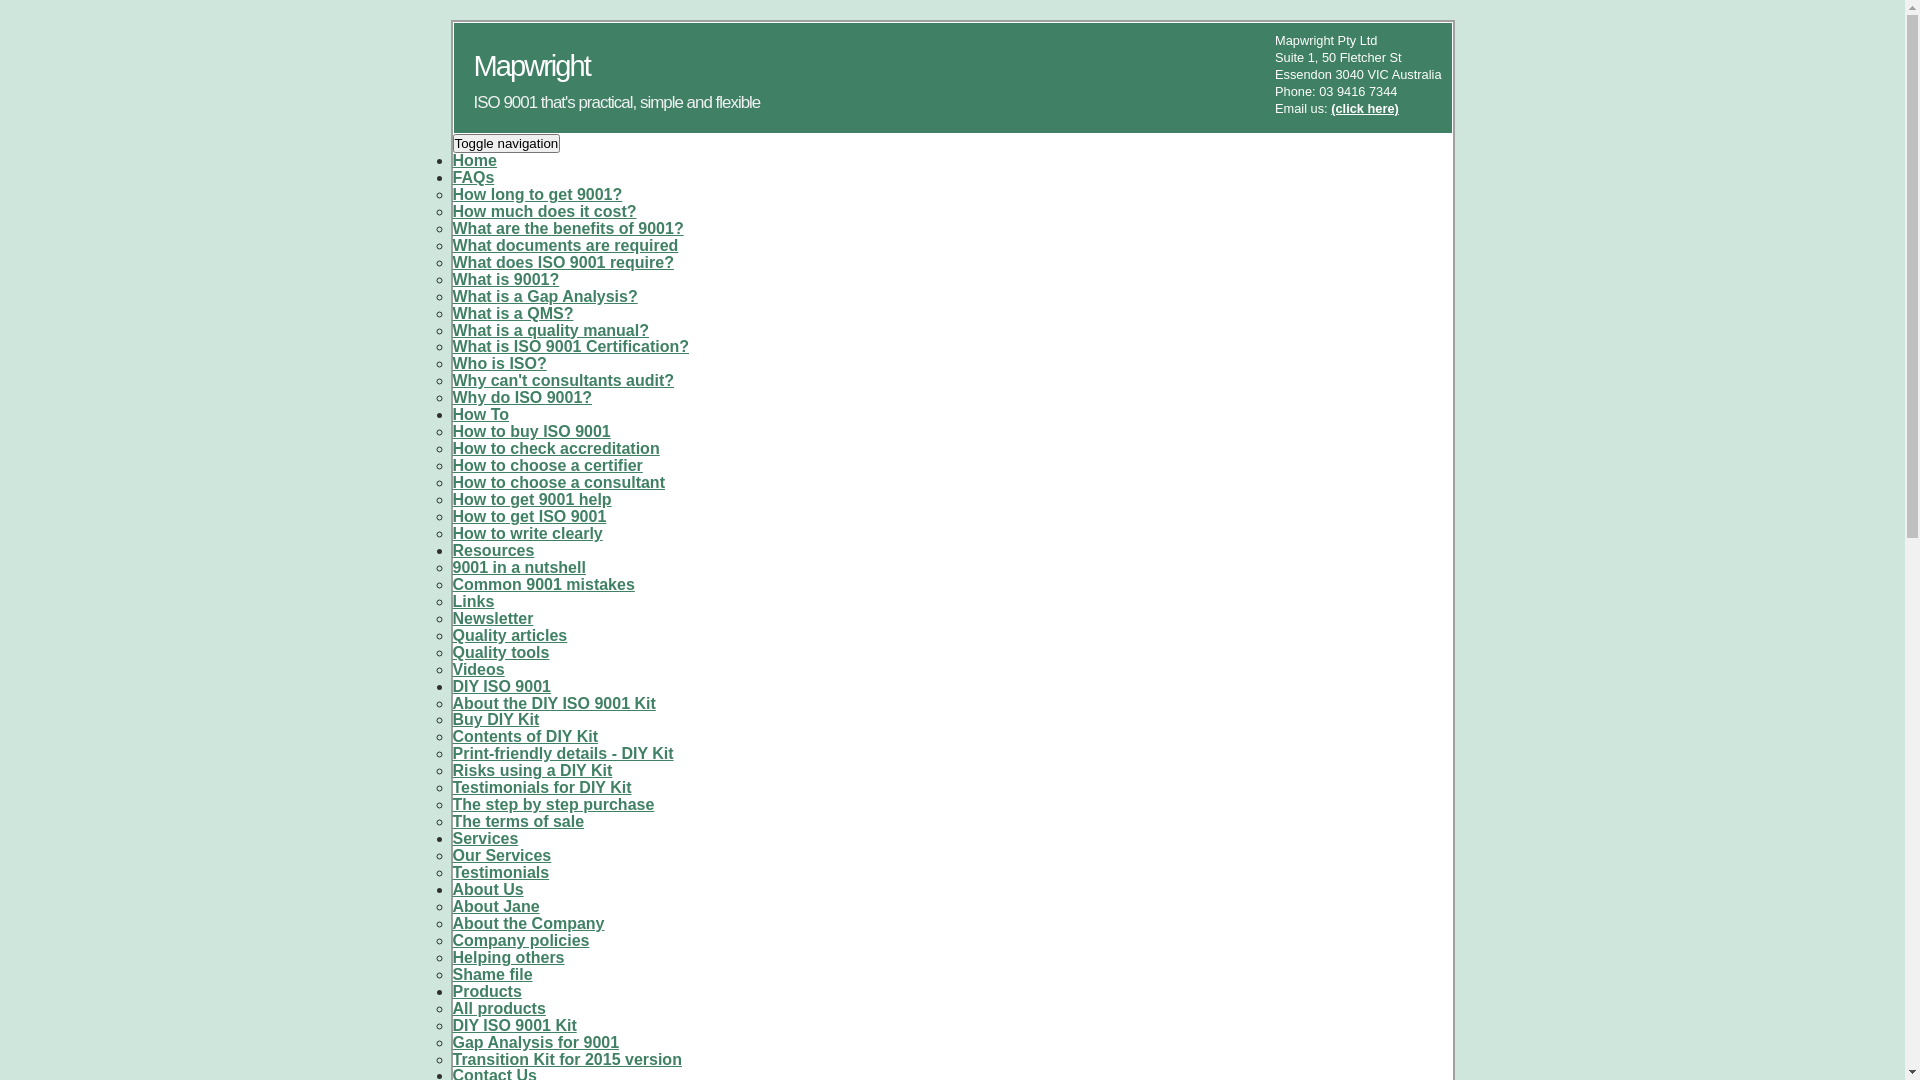 The width and height of the screenshot is (1920, 1080). What do you see at coordinates (450, 211) in the screenshot?
I see `'How much does it cost?'` at bounding box center [450, 211].